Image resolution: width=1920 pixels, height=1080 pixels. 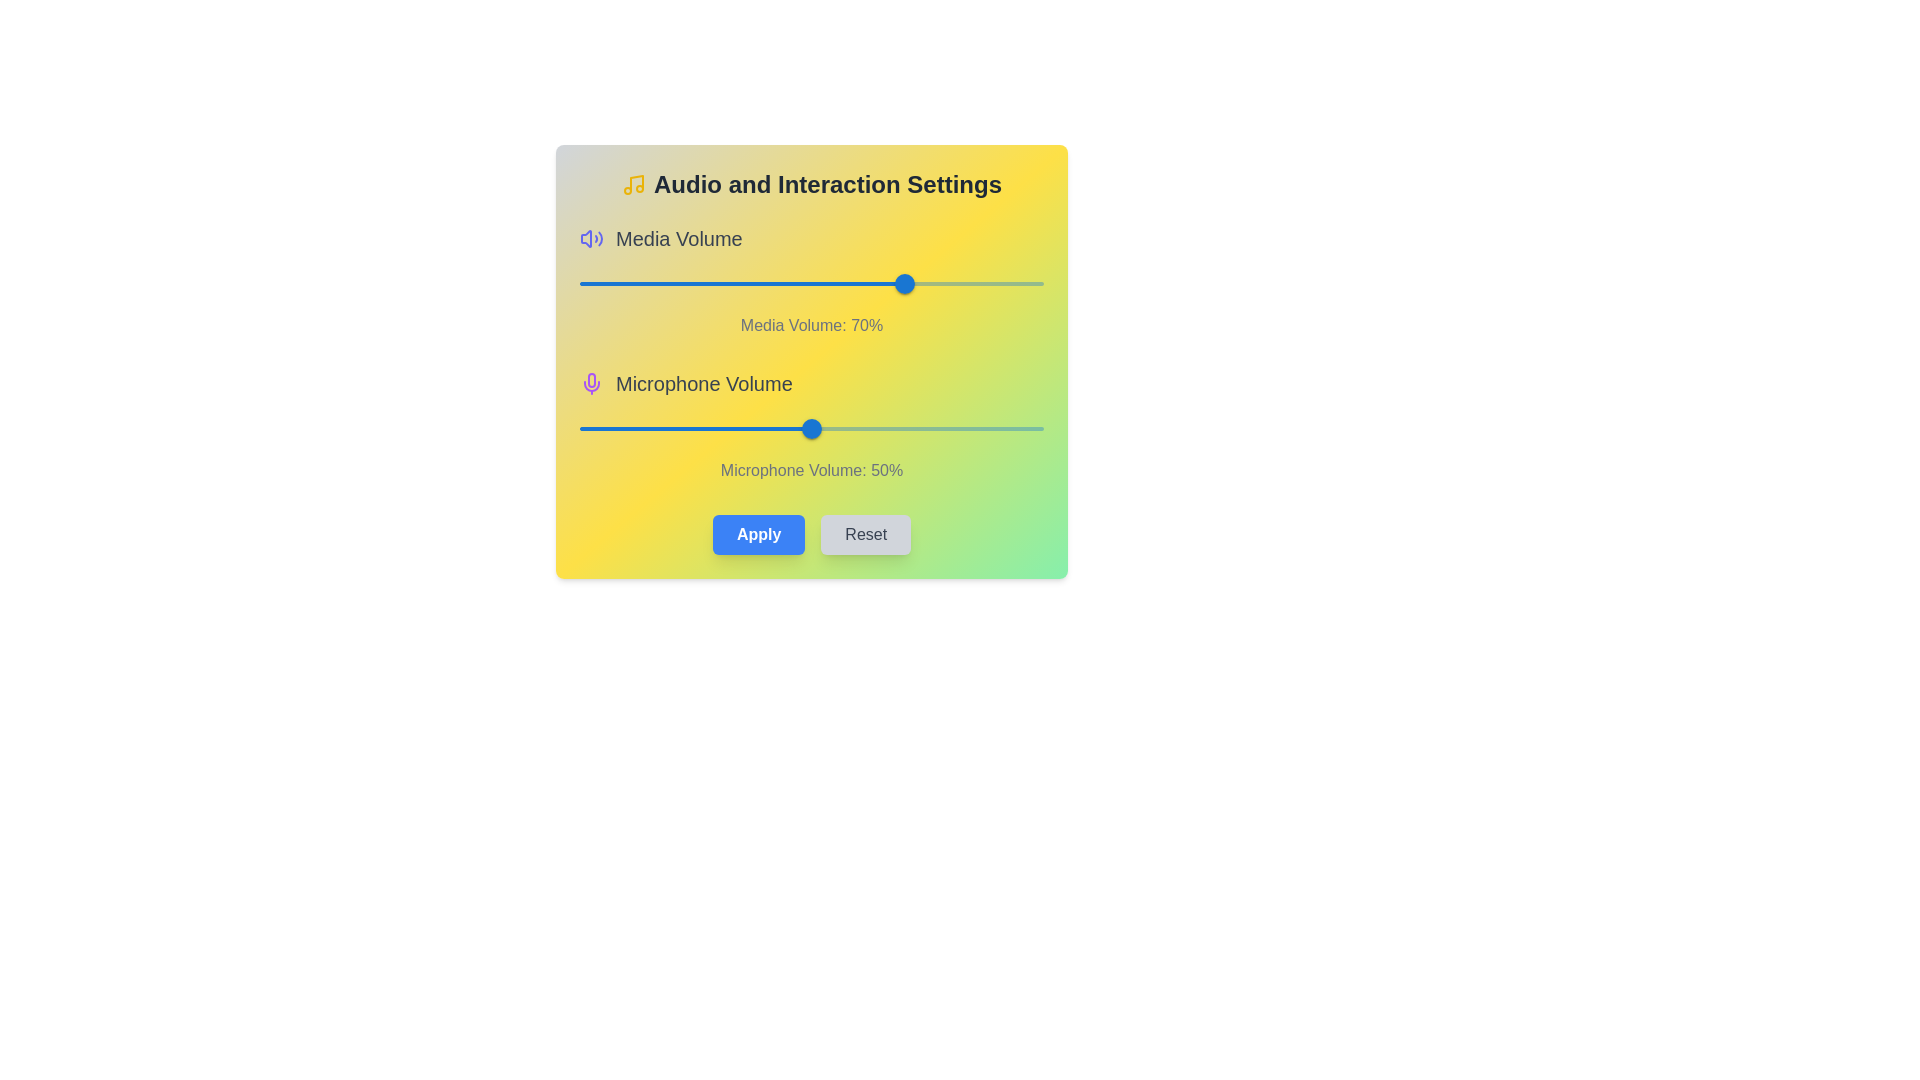 What do you see at coordinates (1011, 427) in the screenshot?
I see `the microphone volume` at bounding box center [1011, 427].